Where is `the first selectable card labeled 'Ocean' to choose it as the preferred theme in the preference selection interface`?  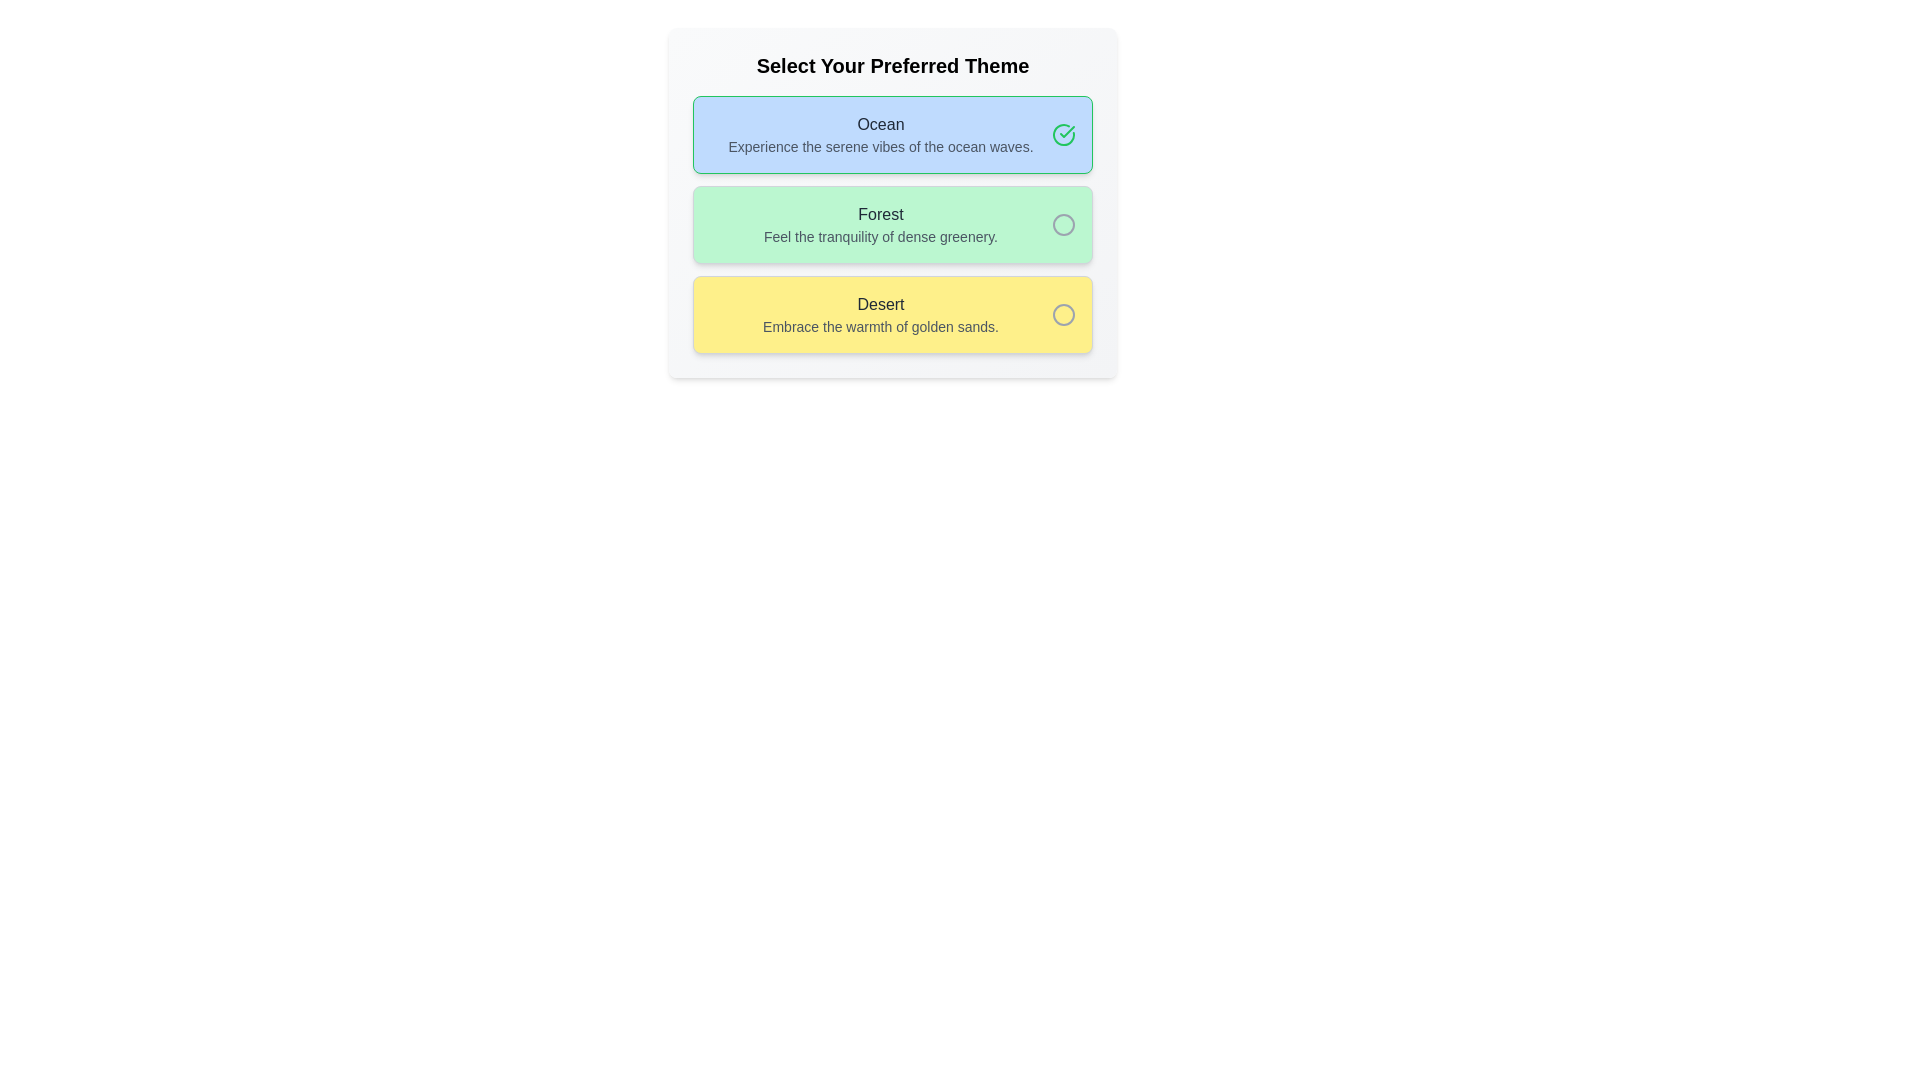 the first selectable card labeled 'Ocean' to choose it as the preferred theme in the preference selection interface is located at coordinates (891, 135).